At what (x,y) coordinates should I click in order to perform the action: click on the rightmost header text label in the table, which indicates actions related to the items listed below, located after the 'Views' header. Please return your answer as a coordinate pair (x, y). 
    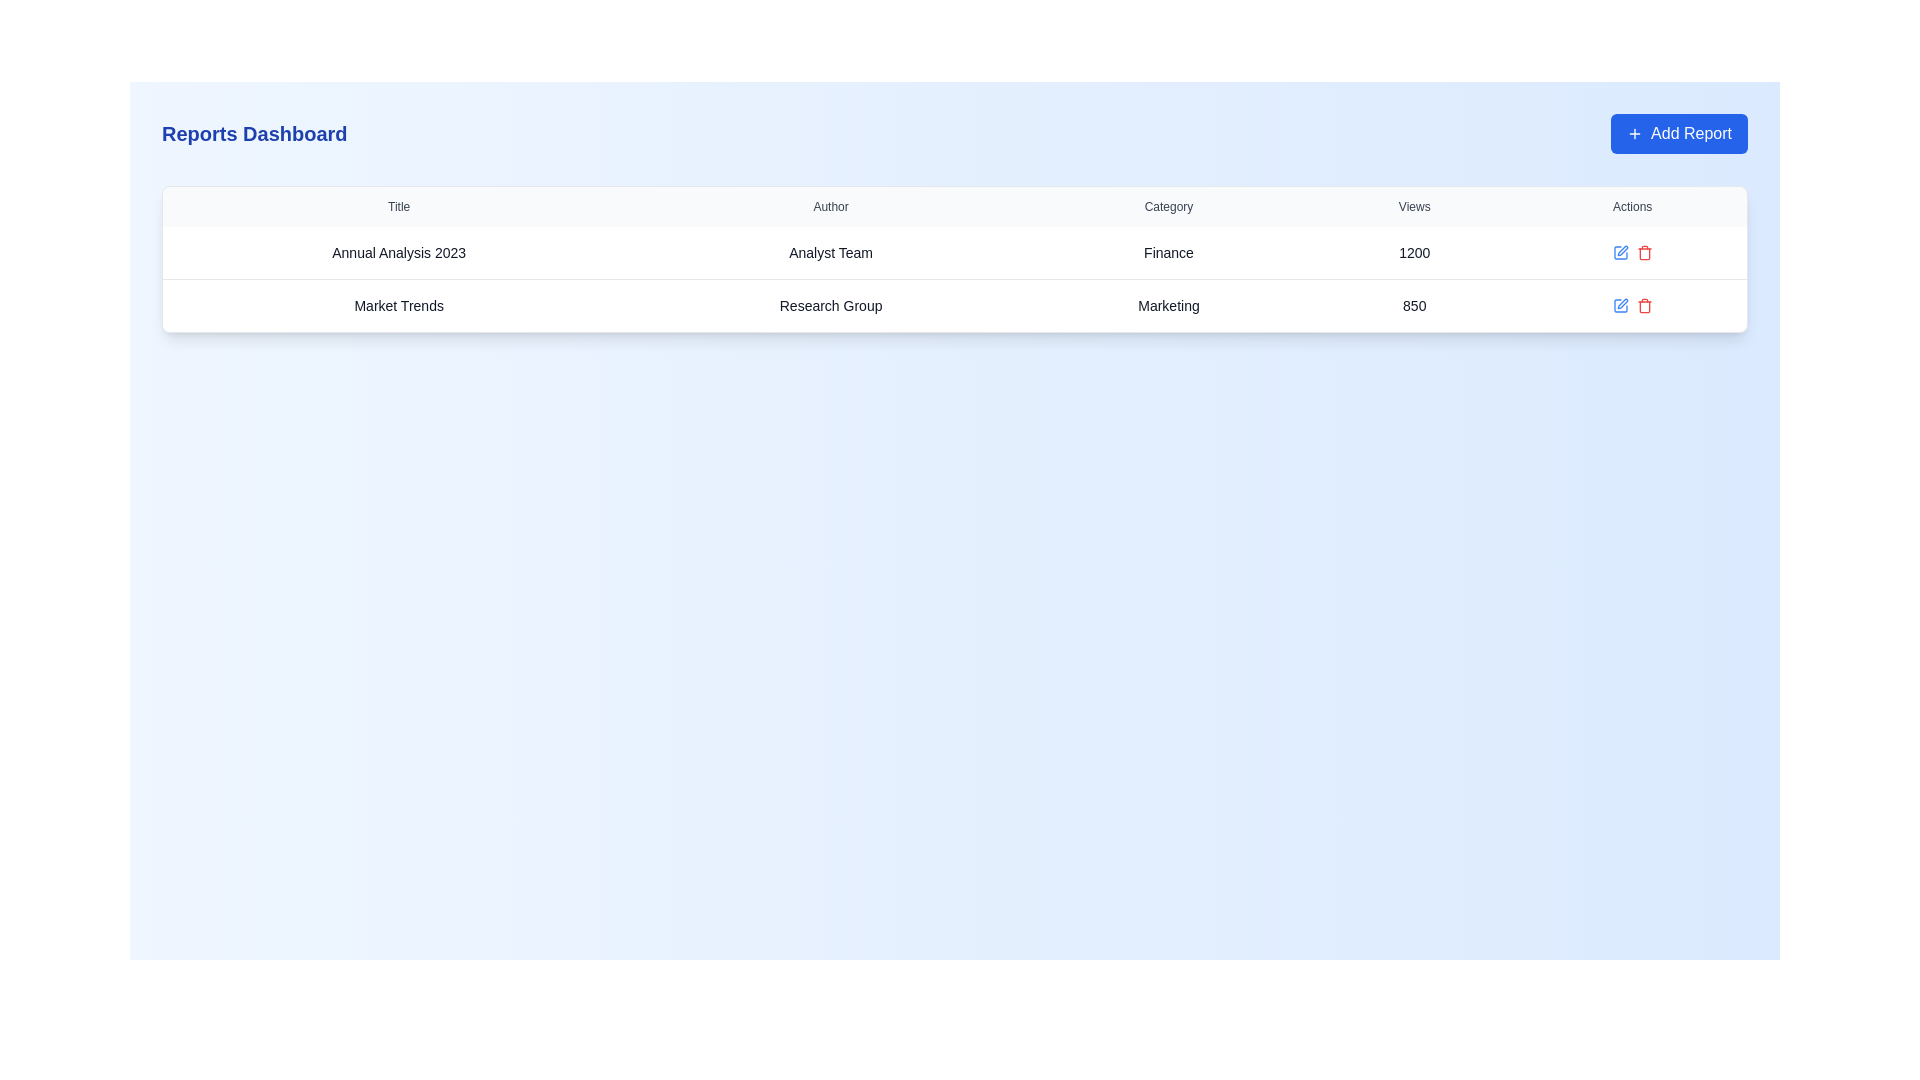
    Looking at the image, I should click on (1632, 207).